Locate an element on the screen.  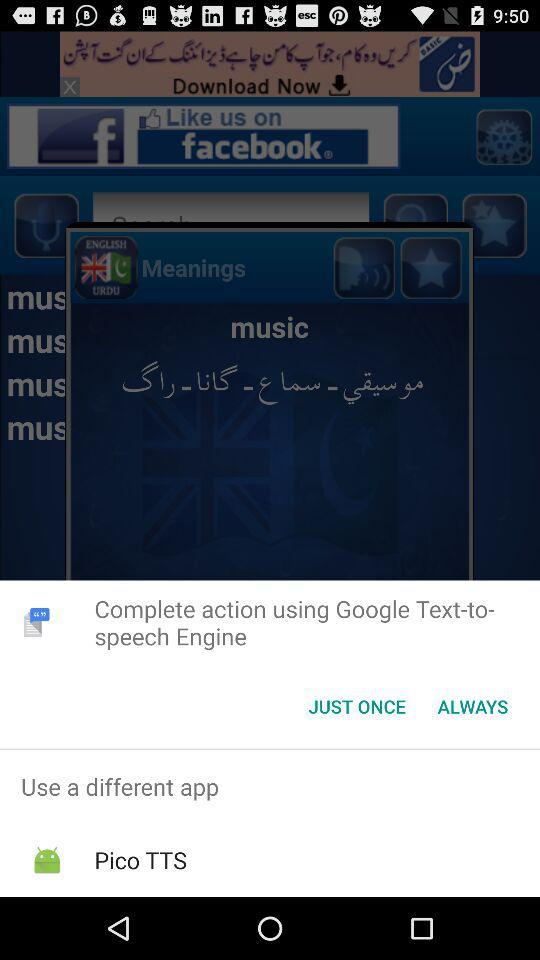
always icon is located at coordinates (472, 706).